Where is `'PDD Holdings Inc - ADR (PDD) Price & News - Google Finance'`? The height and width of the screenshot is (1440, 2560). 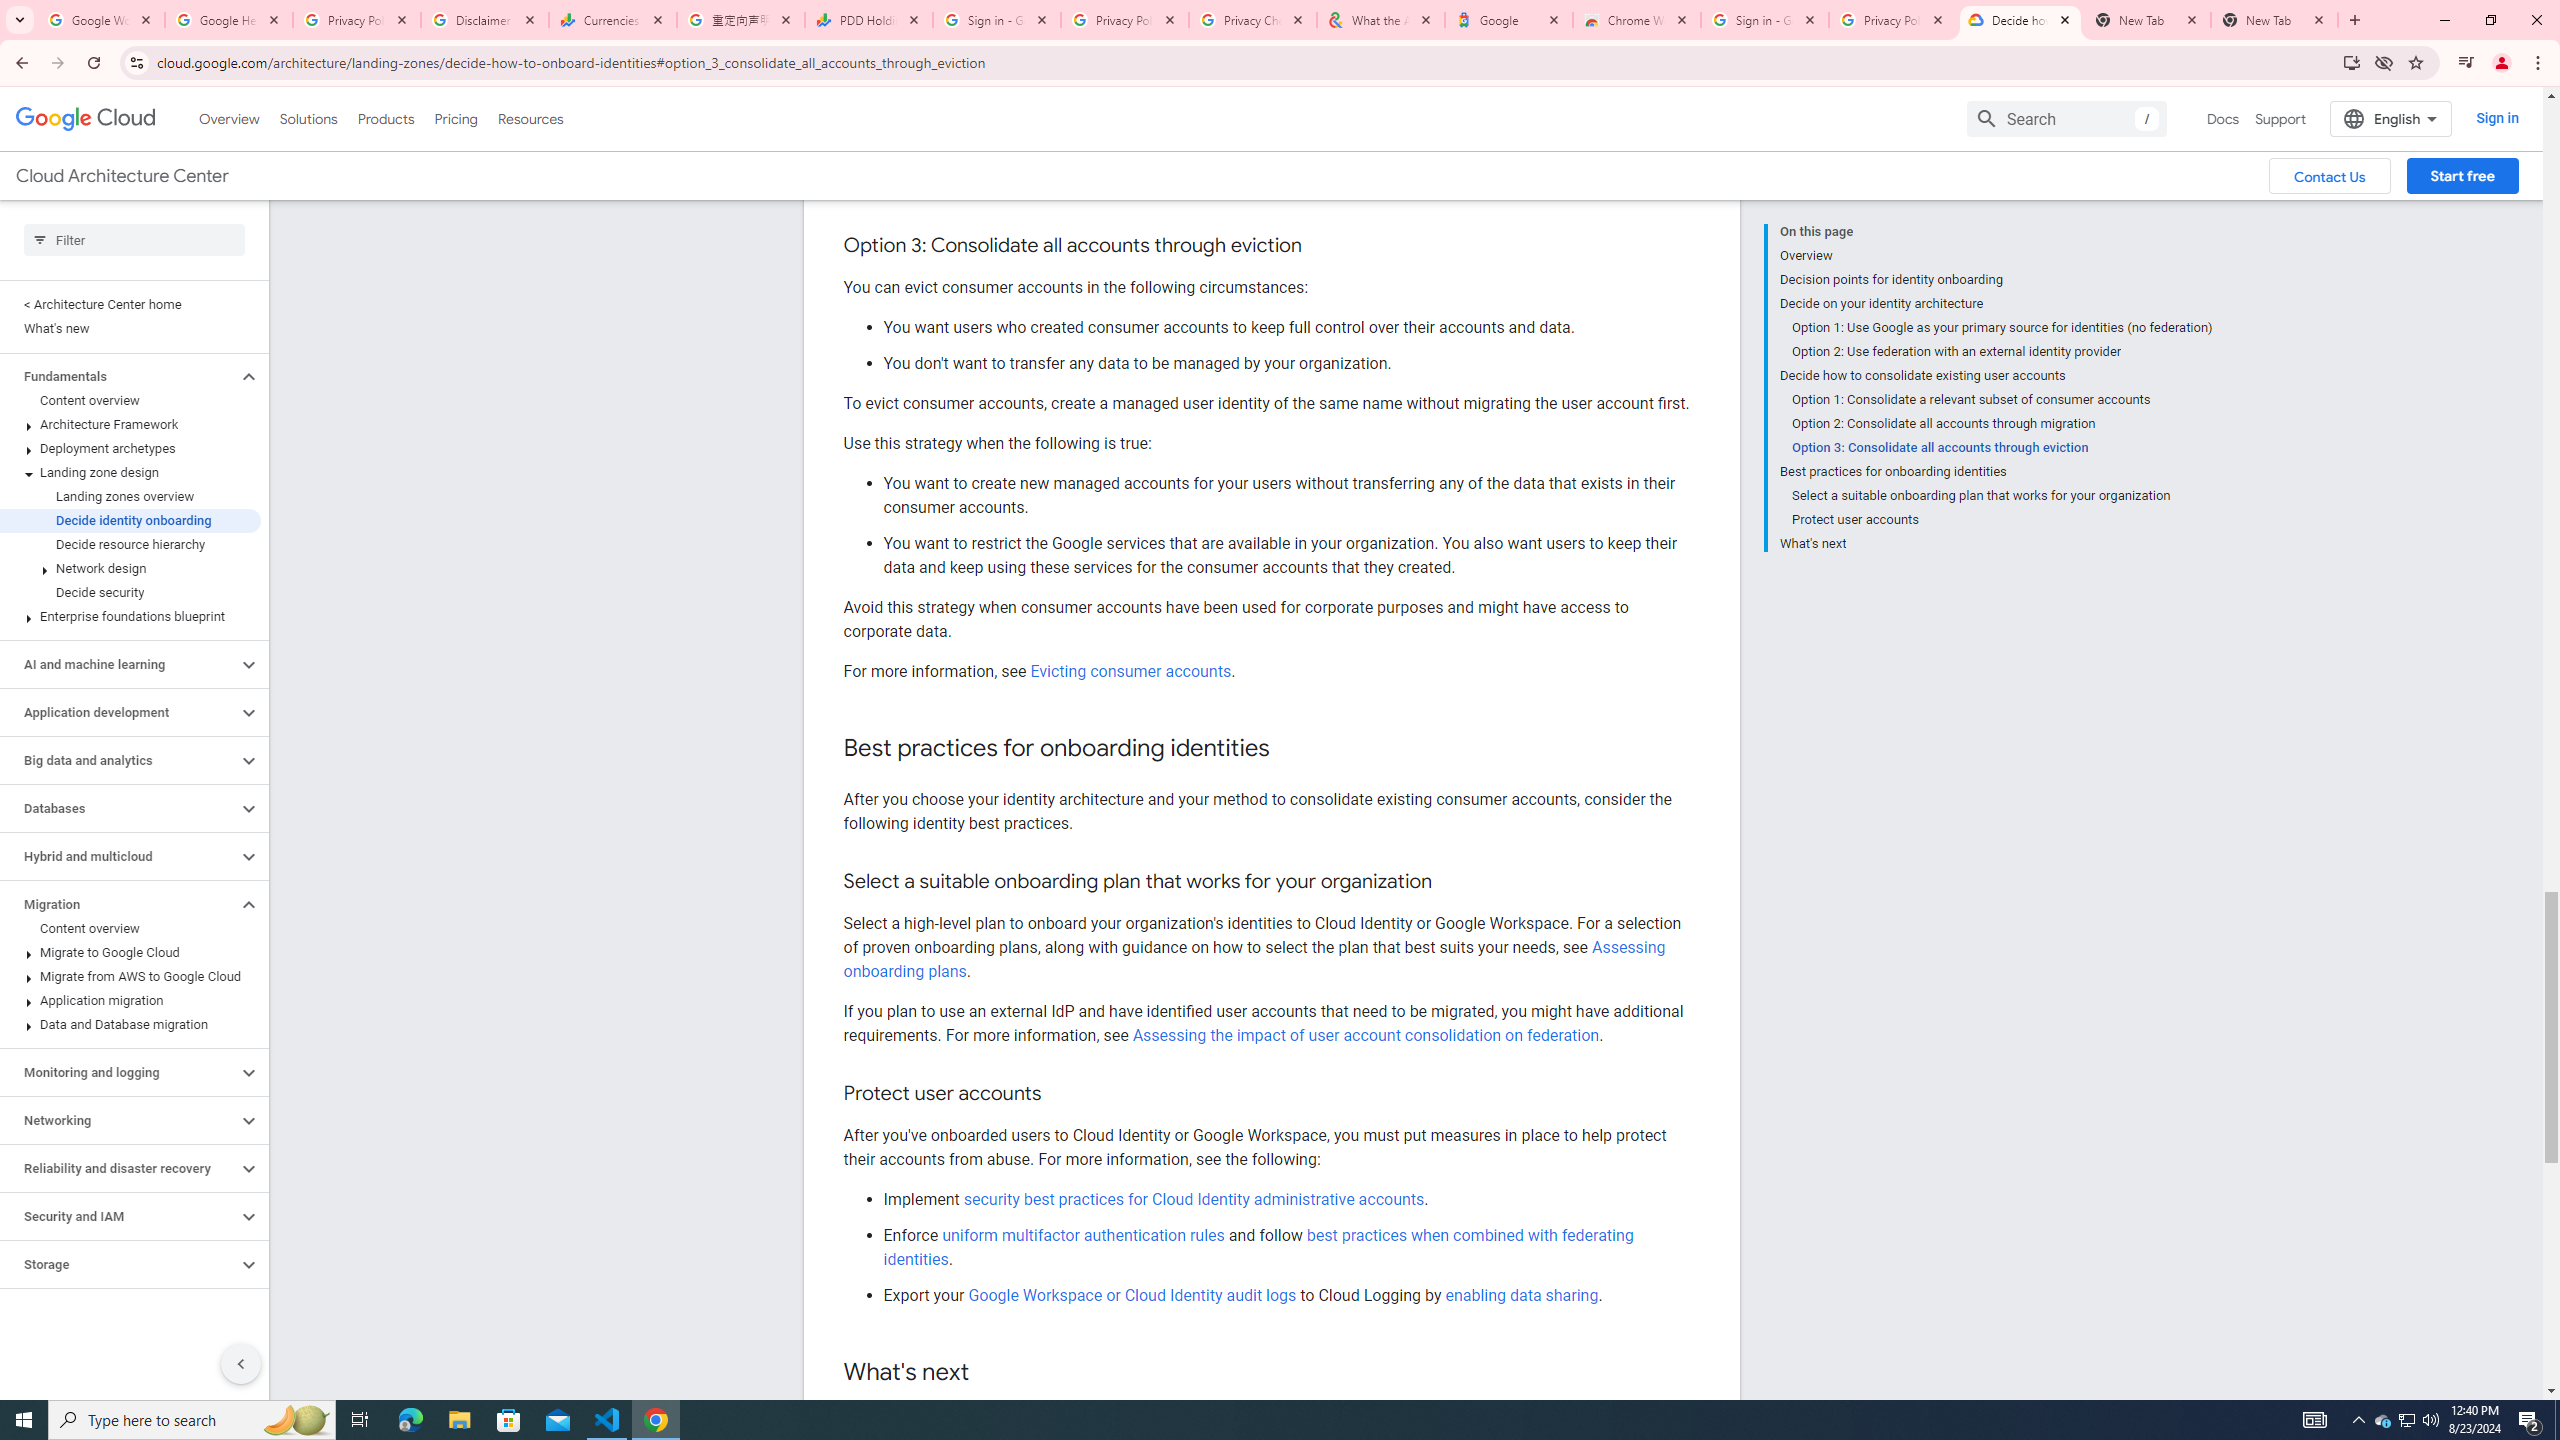 'PDD Holdings Inc - ADR (PDD) Price & News - Google Finance' is located at coordinates (868, 19).